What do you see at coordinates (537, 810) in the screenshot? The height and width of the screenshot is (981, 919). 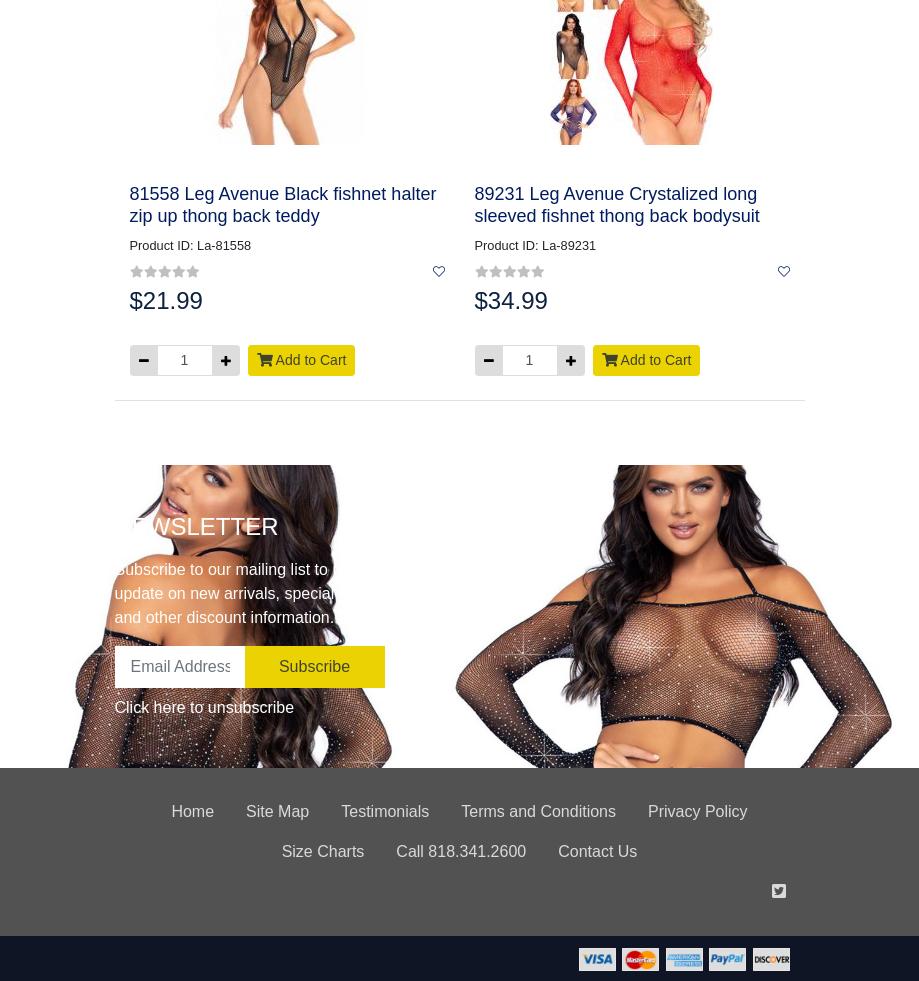 I see `'Terms and Conditions'` at bounding box center [537, 810].